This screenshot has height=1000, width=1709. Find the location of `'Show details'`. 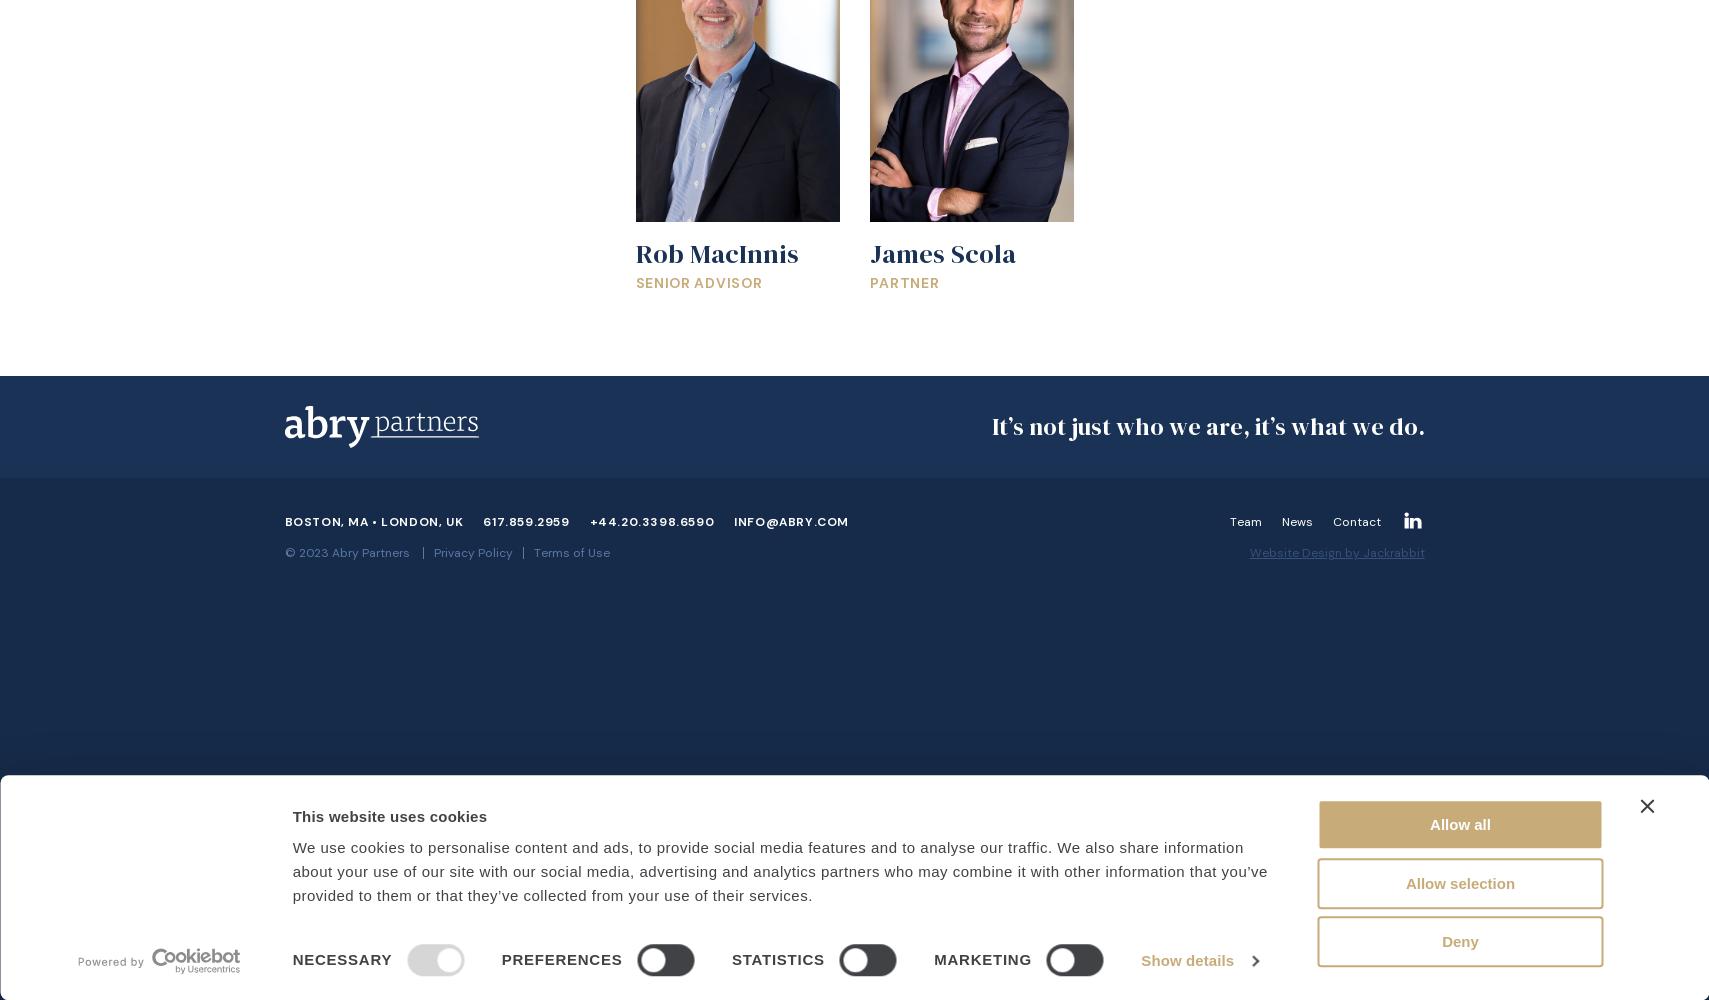

'Show details' is located at coordinates (1187, 959).